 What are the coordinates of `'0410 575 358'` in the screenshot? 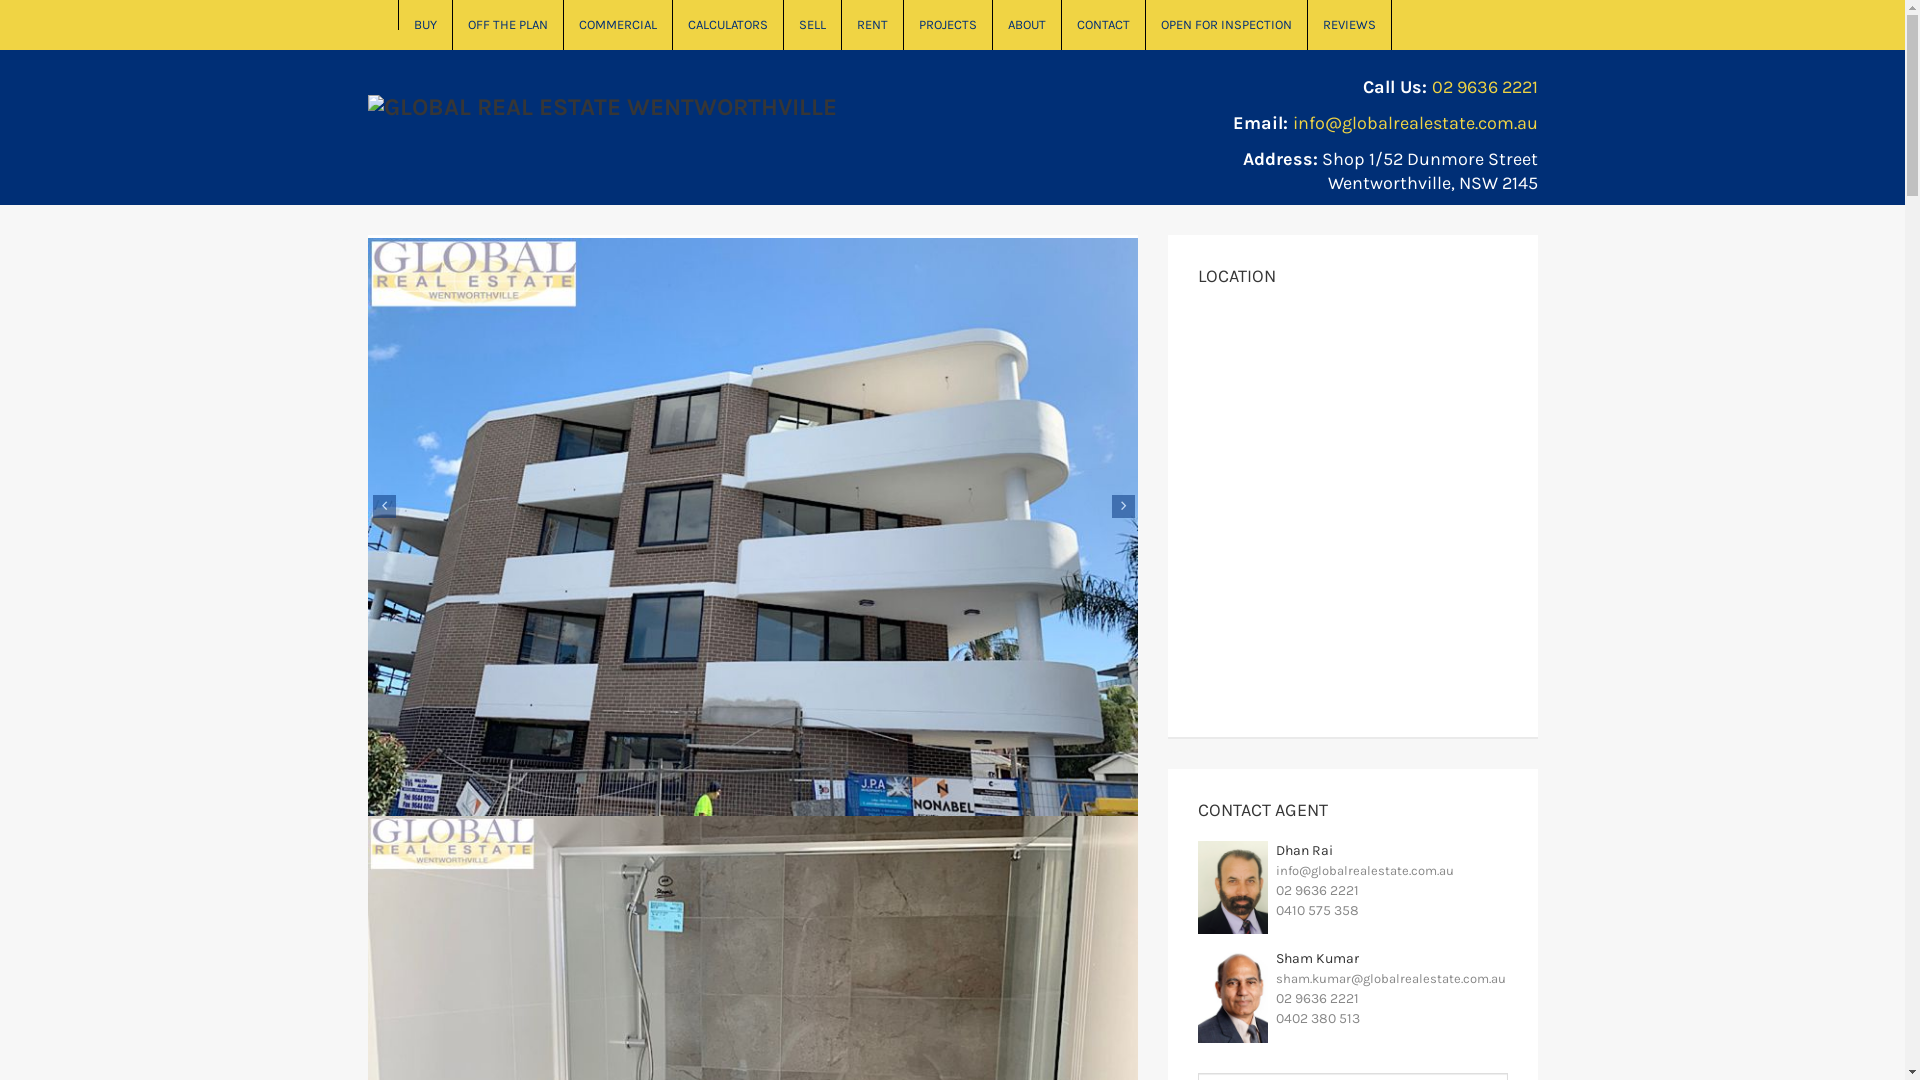 It's located at (1275, 910).